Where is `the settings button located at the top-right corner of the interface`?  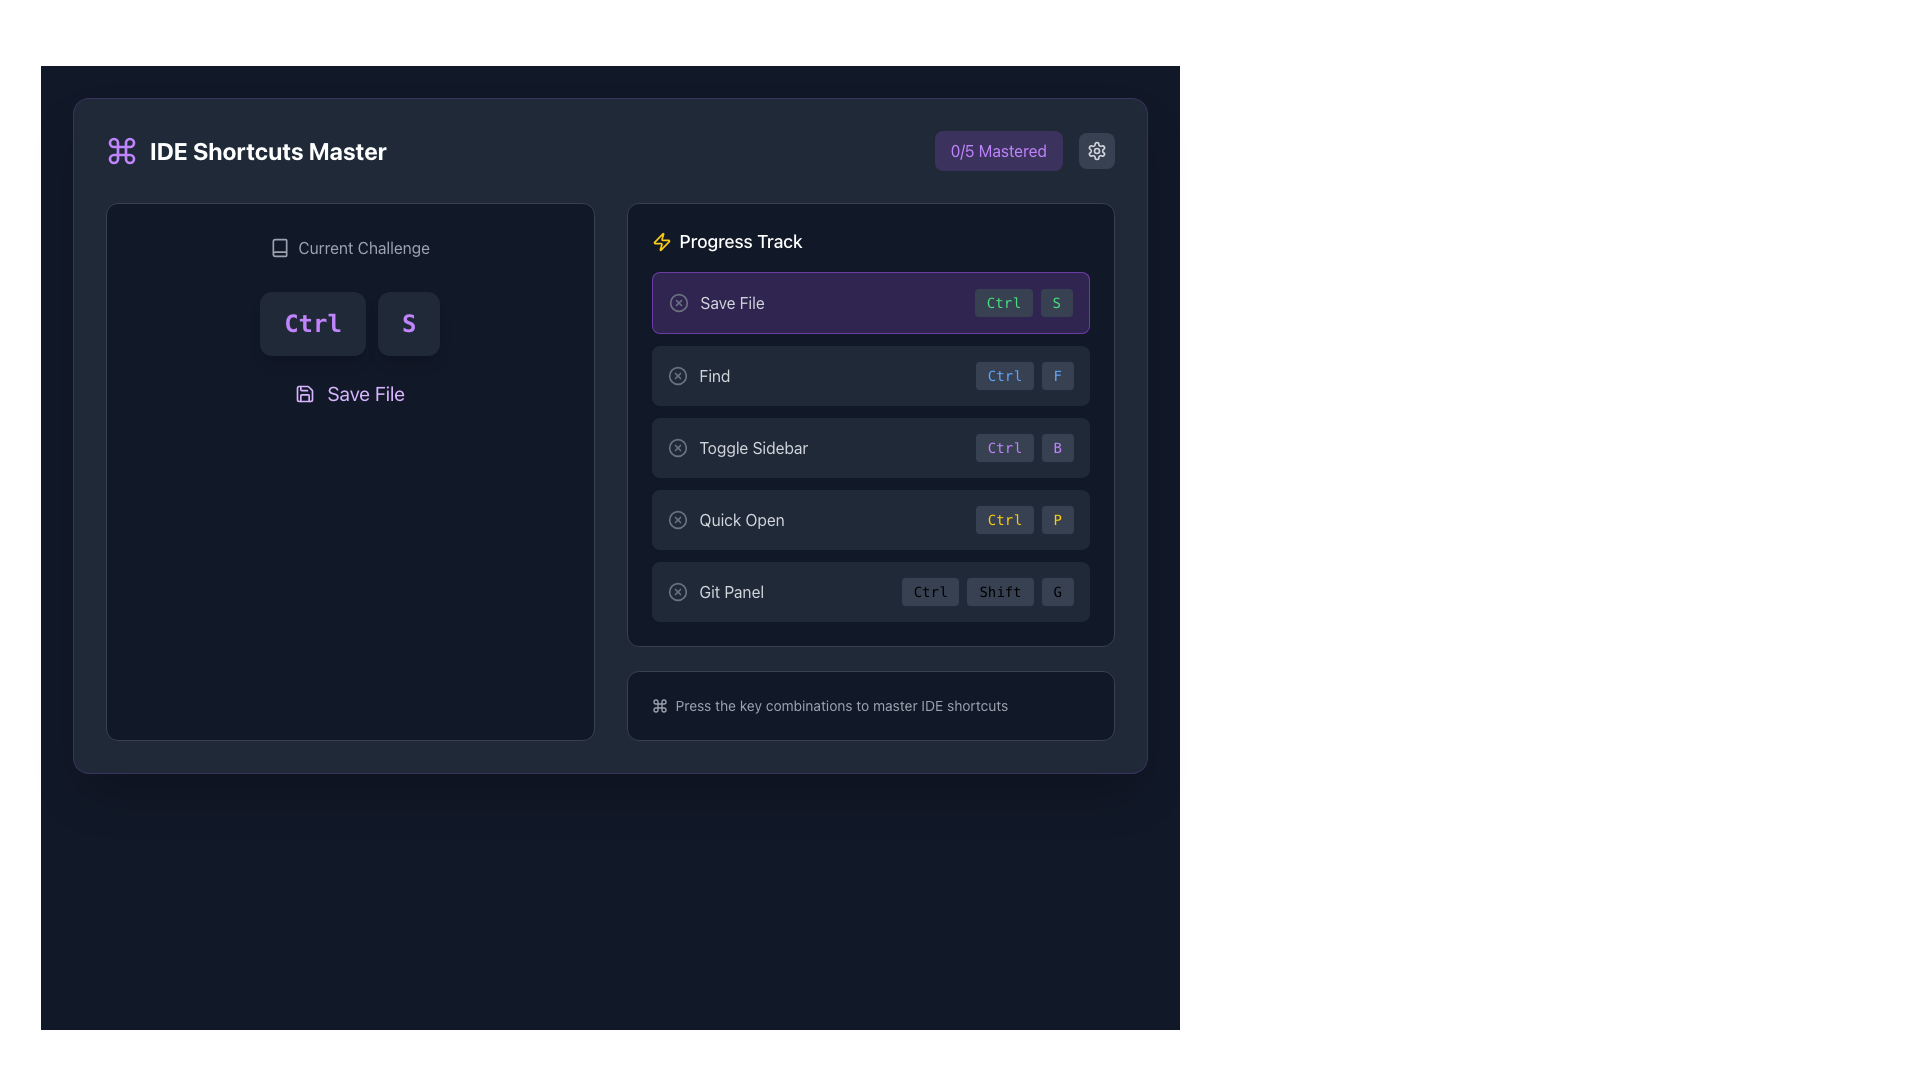
the settings button located at the top-right corner of the interface is located at coordinates (1096, 149).